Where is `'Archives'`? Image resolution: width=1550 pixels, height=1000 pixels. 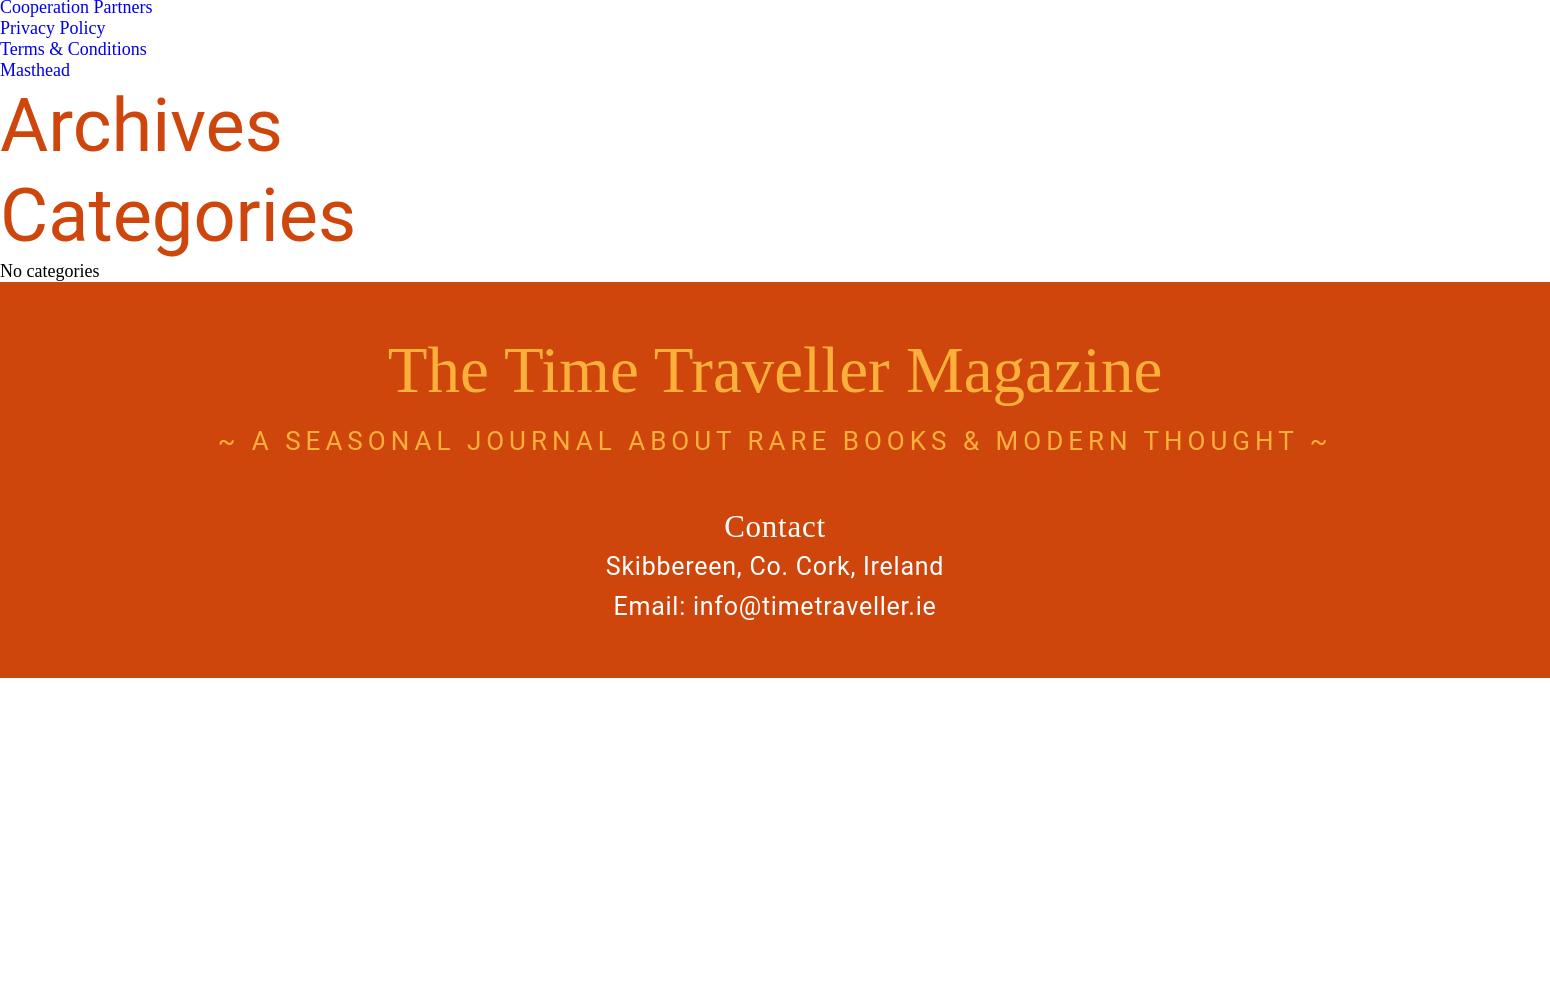 'Archives' is located at coordinates (141, 125).